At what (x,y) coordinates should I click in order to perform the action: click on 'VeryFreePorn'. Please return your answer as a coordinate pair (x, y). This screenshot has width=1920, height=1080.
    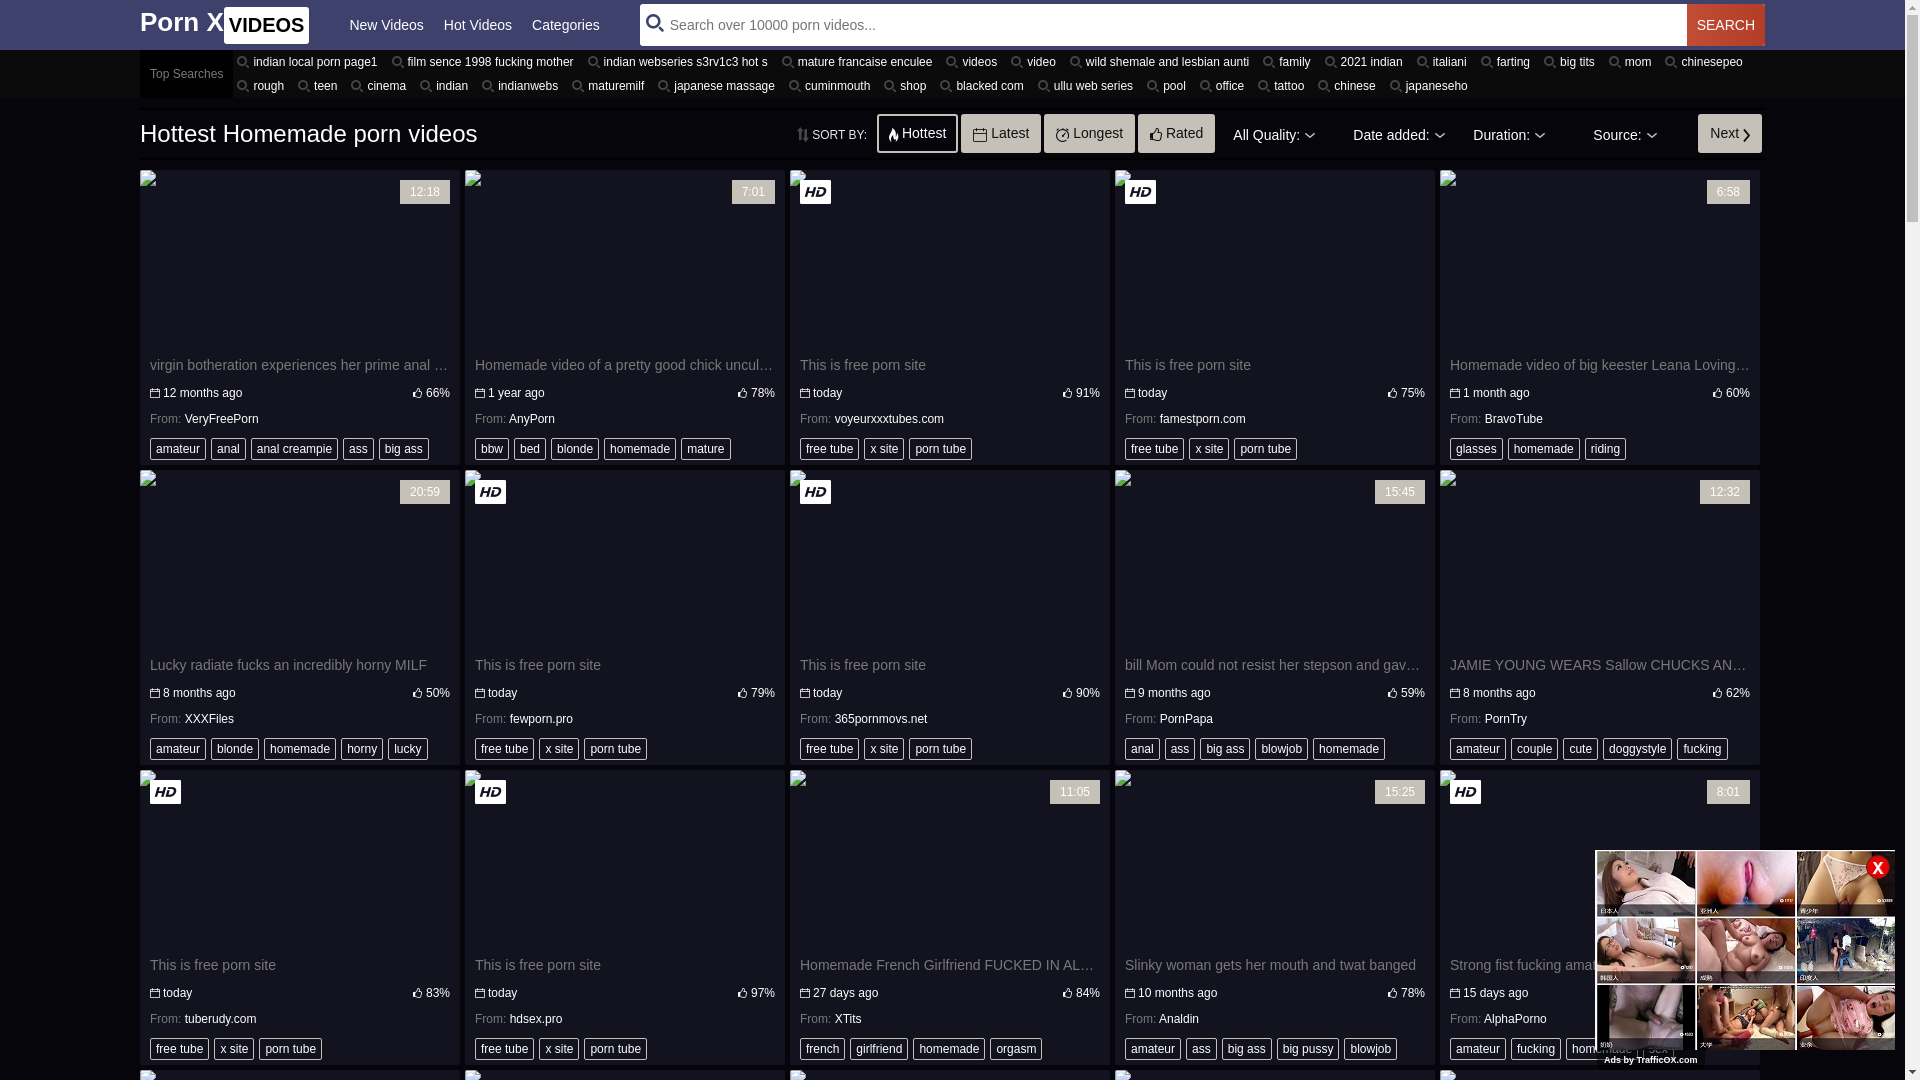
    Looking at the image, I should click on (185, 418).